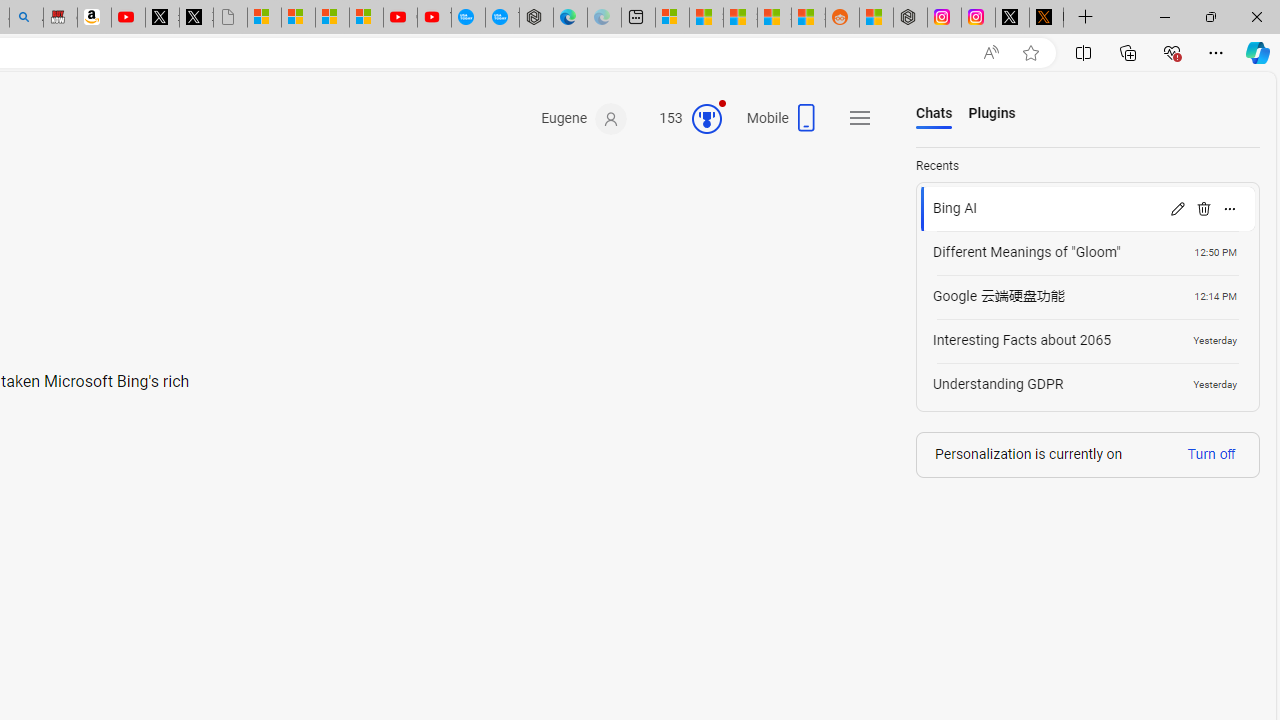 The height and width of the screenshot is (720, 1280). Describe the element at coordinates (127, 17) in the screenshot. I see `'Day 1: Arriving in Yemen (surreal to be here) - YouTube'` at that location.